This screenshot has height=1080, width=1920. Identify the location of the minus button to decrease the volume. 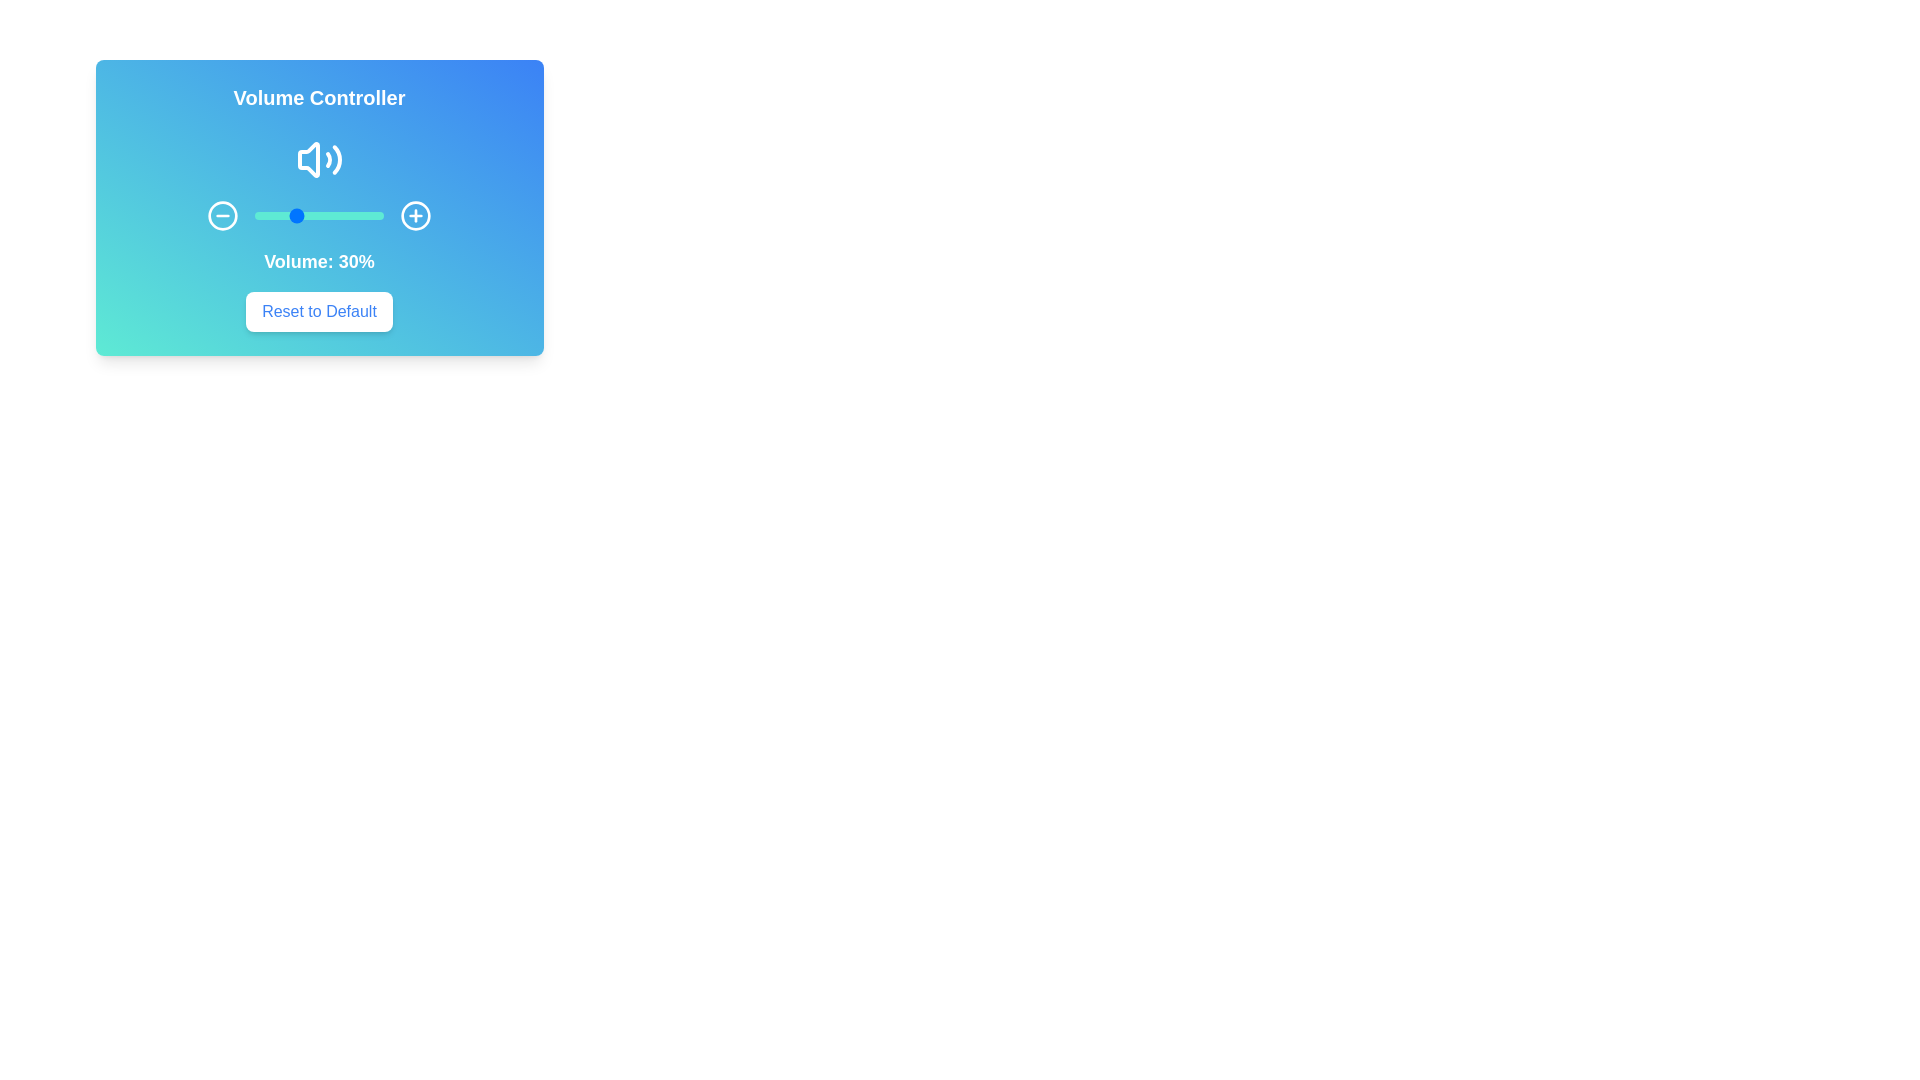
(222, 216).